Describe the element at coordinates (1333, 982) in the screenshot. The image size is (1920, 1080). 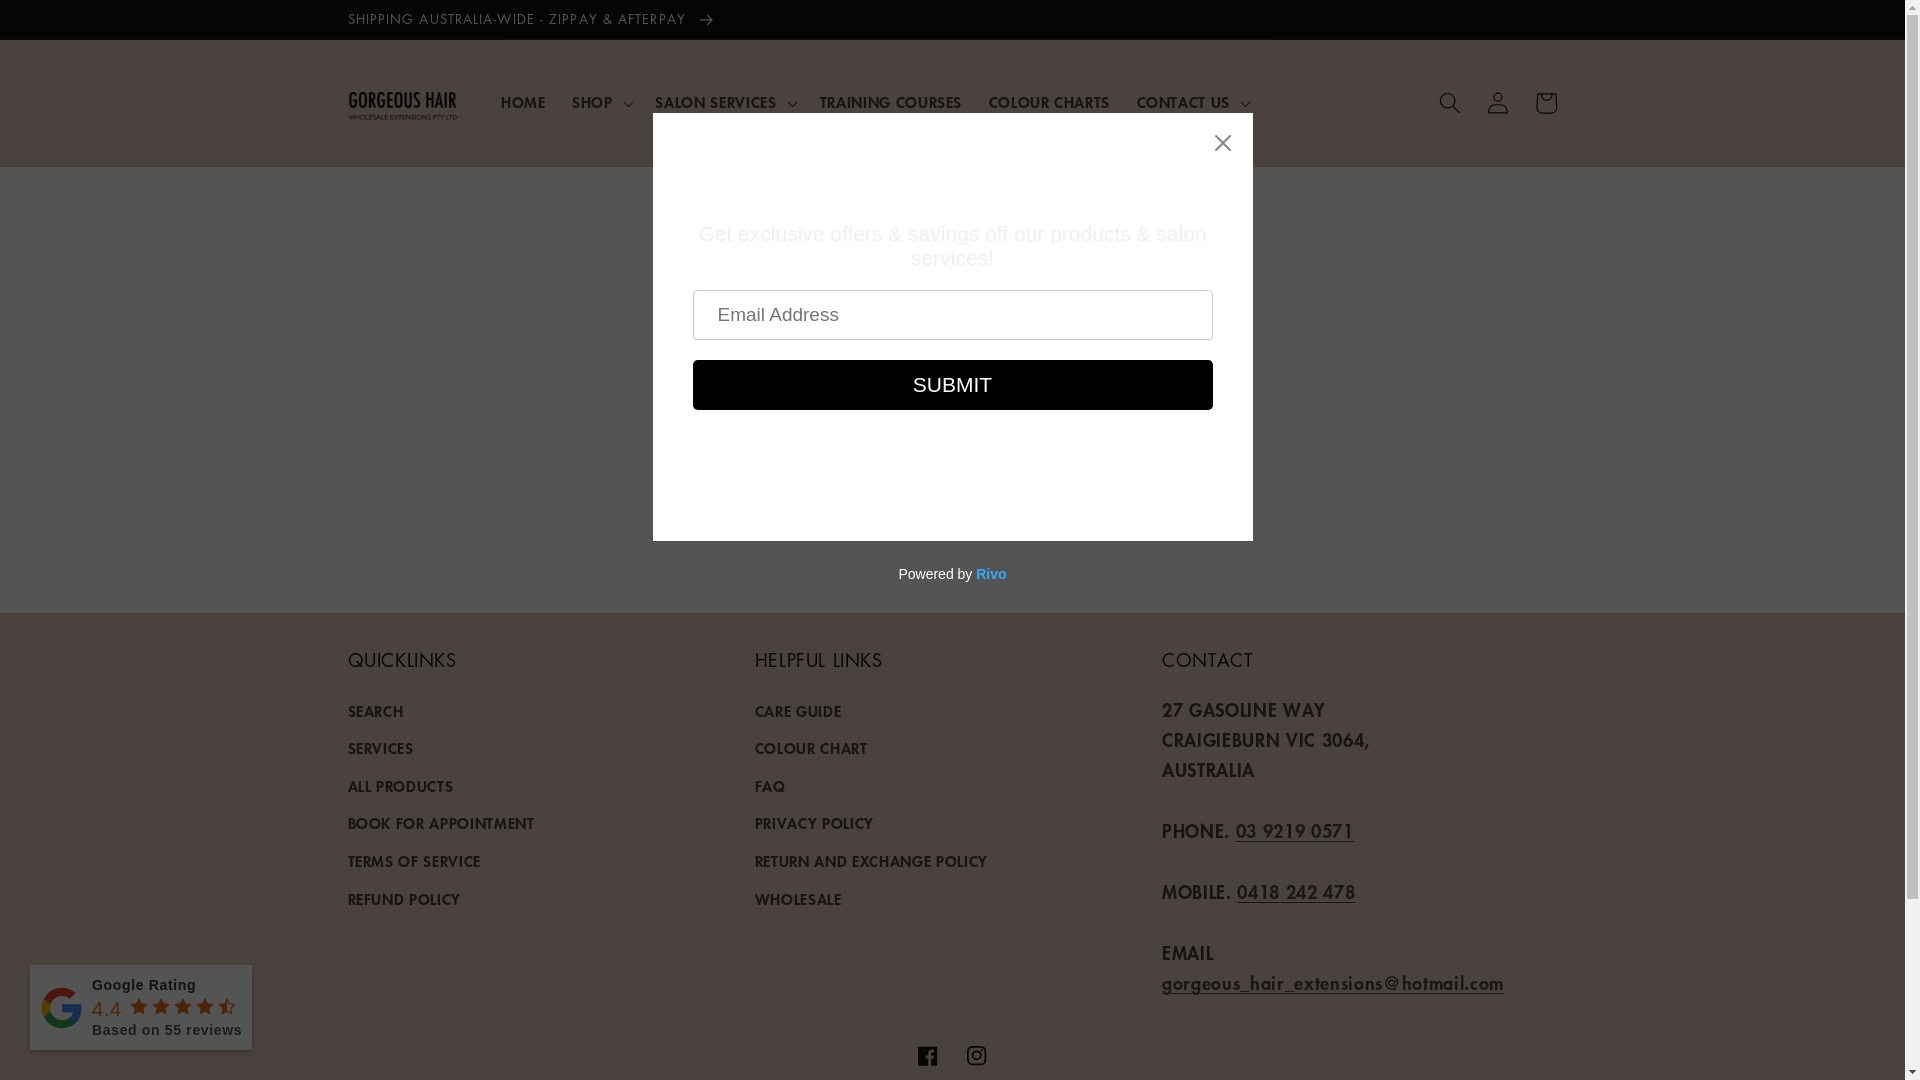
I see `'gorgeous_hair_extensions@hotmail.com'` at that location.